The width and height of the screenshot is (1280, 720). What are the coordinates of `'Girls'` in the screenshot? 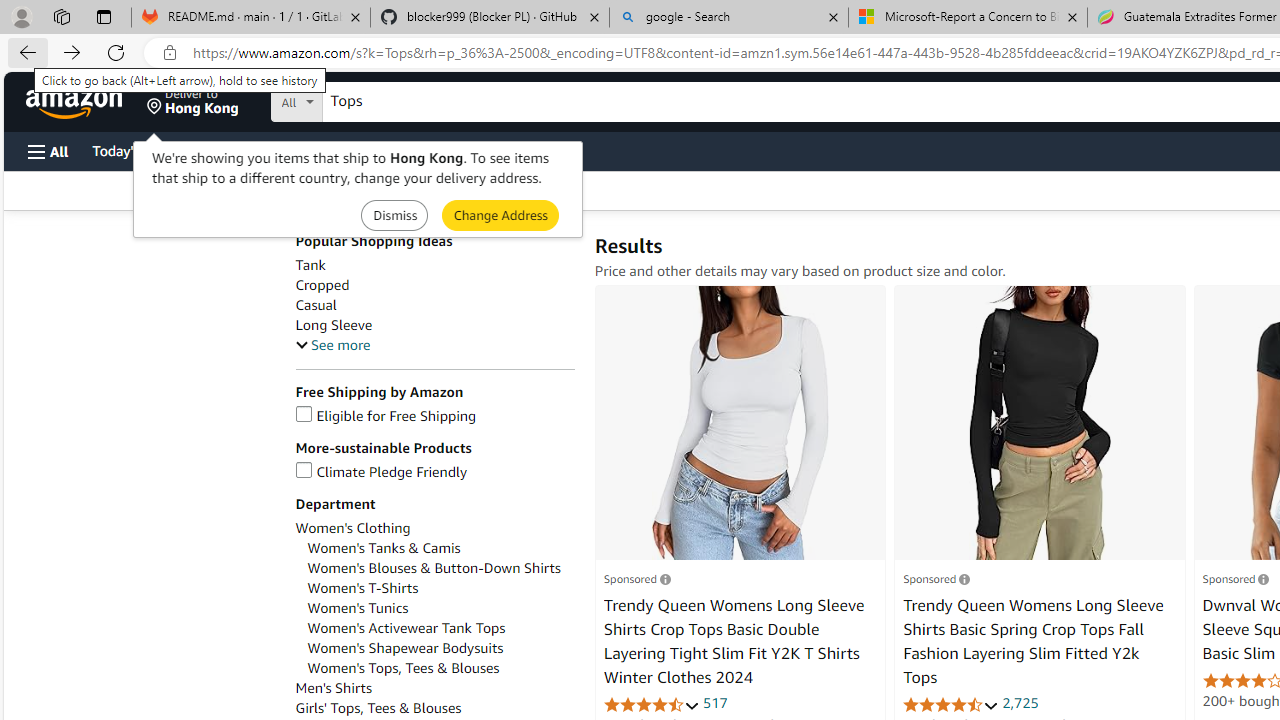 It's located at (378, 707).